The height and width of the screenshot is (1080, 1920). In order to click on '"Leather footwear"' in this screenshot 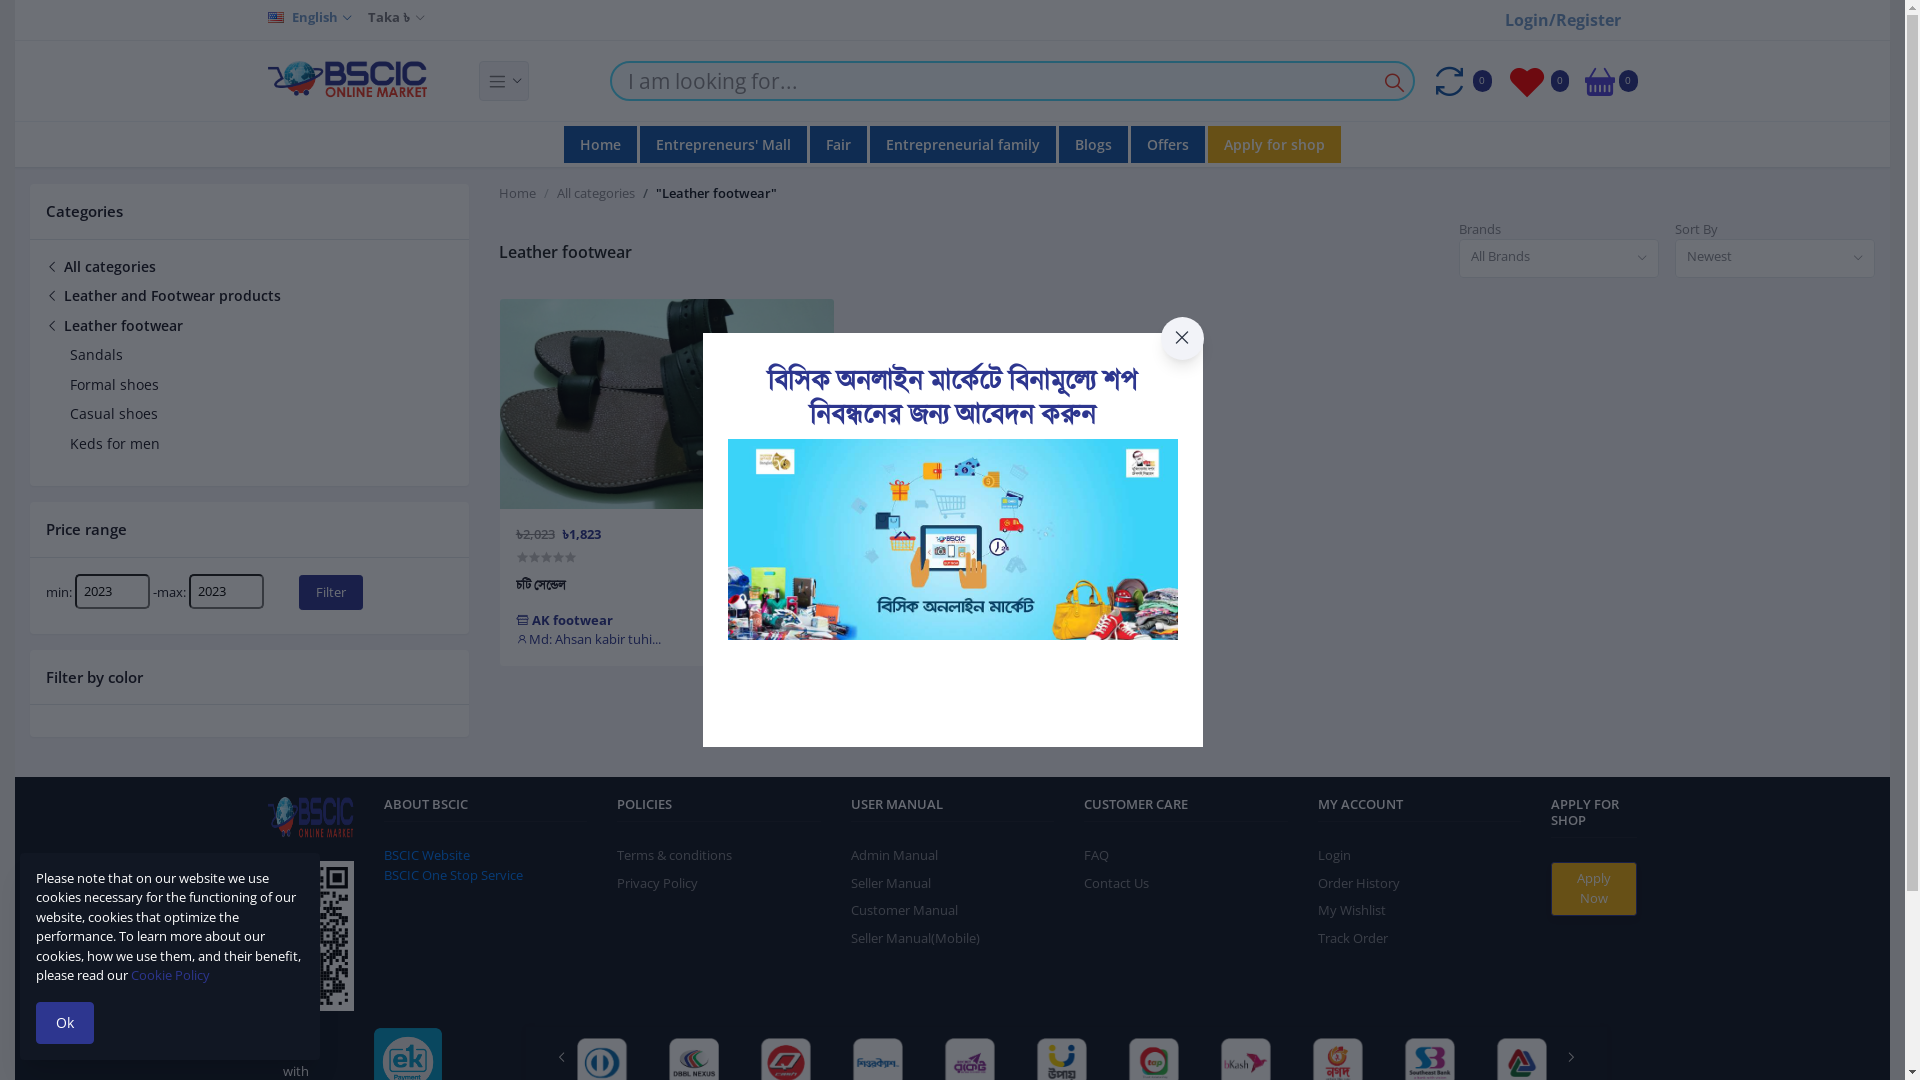, I will do `click(716, 193)`.